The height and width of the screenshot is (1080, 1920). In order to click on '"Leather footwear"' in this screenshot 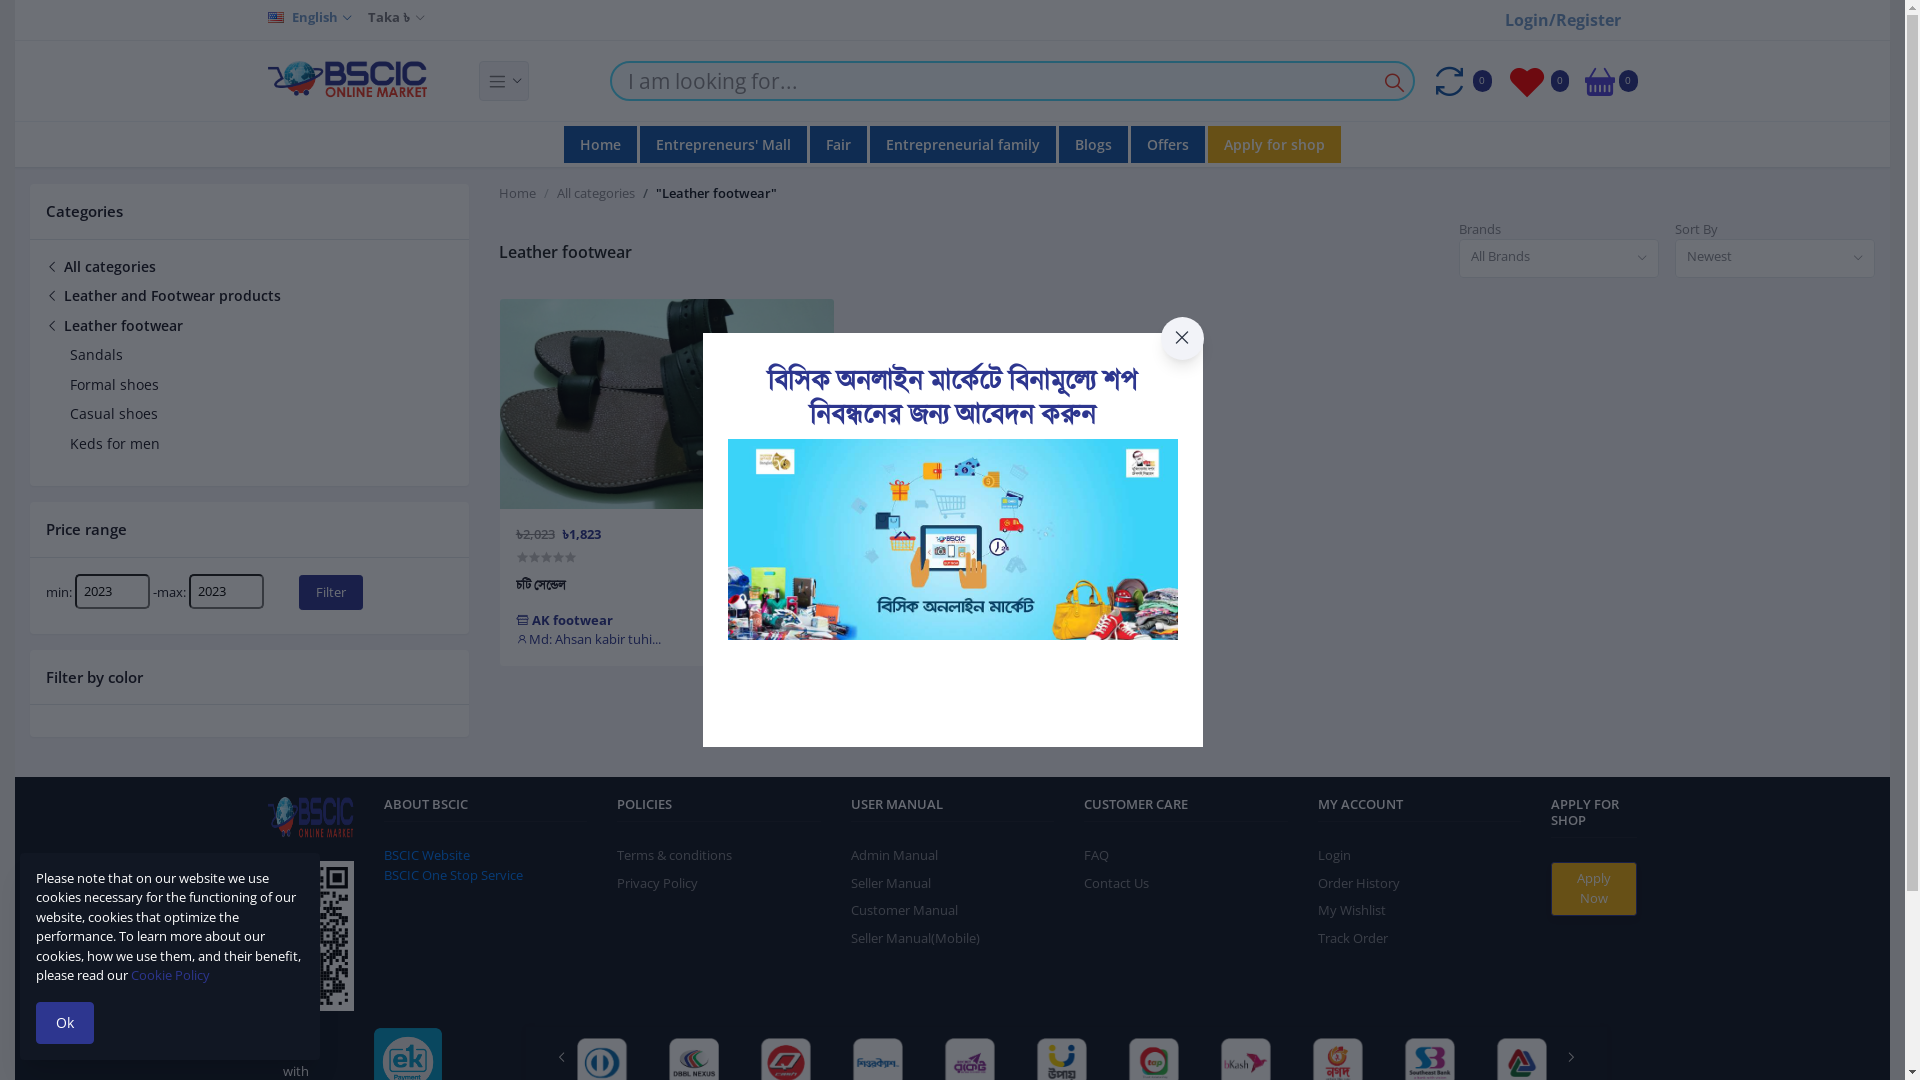, I will do `click(716, 193)`.